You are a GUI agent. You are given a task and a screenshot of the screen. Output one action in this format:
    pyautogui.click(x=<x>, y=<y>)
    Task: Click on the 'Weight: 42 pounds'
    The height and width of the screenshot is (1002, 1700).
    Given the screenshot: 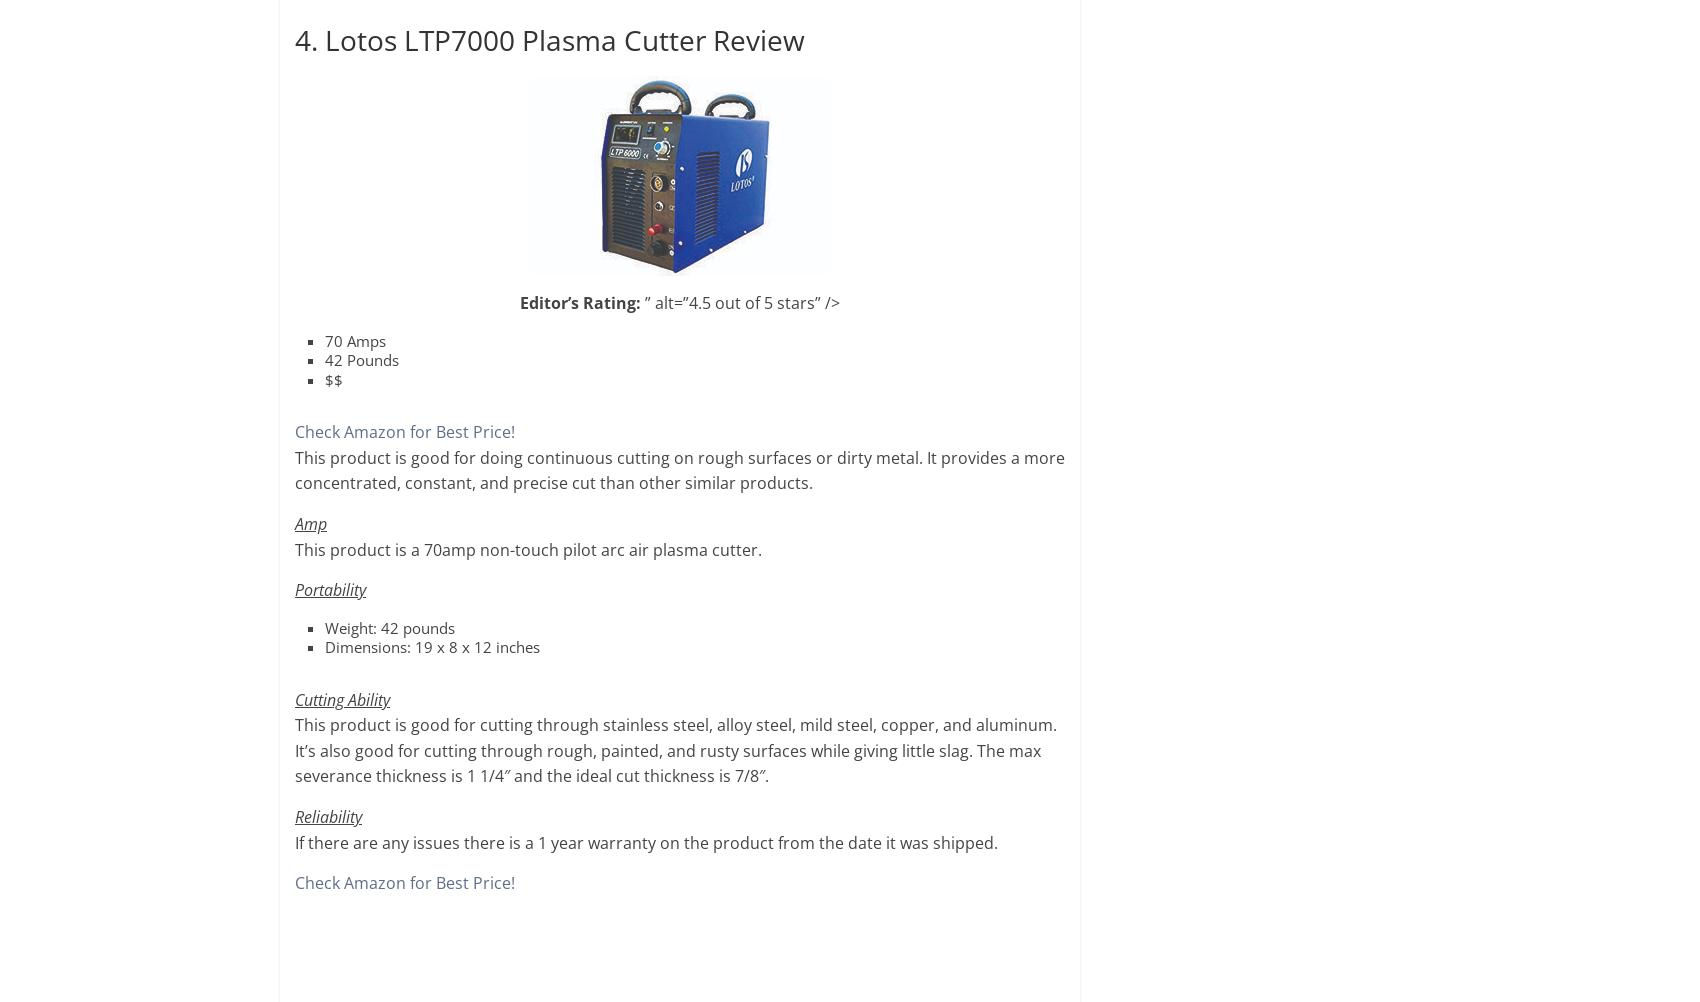 What is the action you would take?
    pyautogui.click(x=388, y=625)
    